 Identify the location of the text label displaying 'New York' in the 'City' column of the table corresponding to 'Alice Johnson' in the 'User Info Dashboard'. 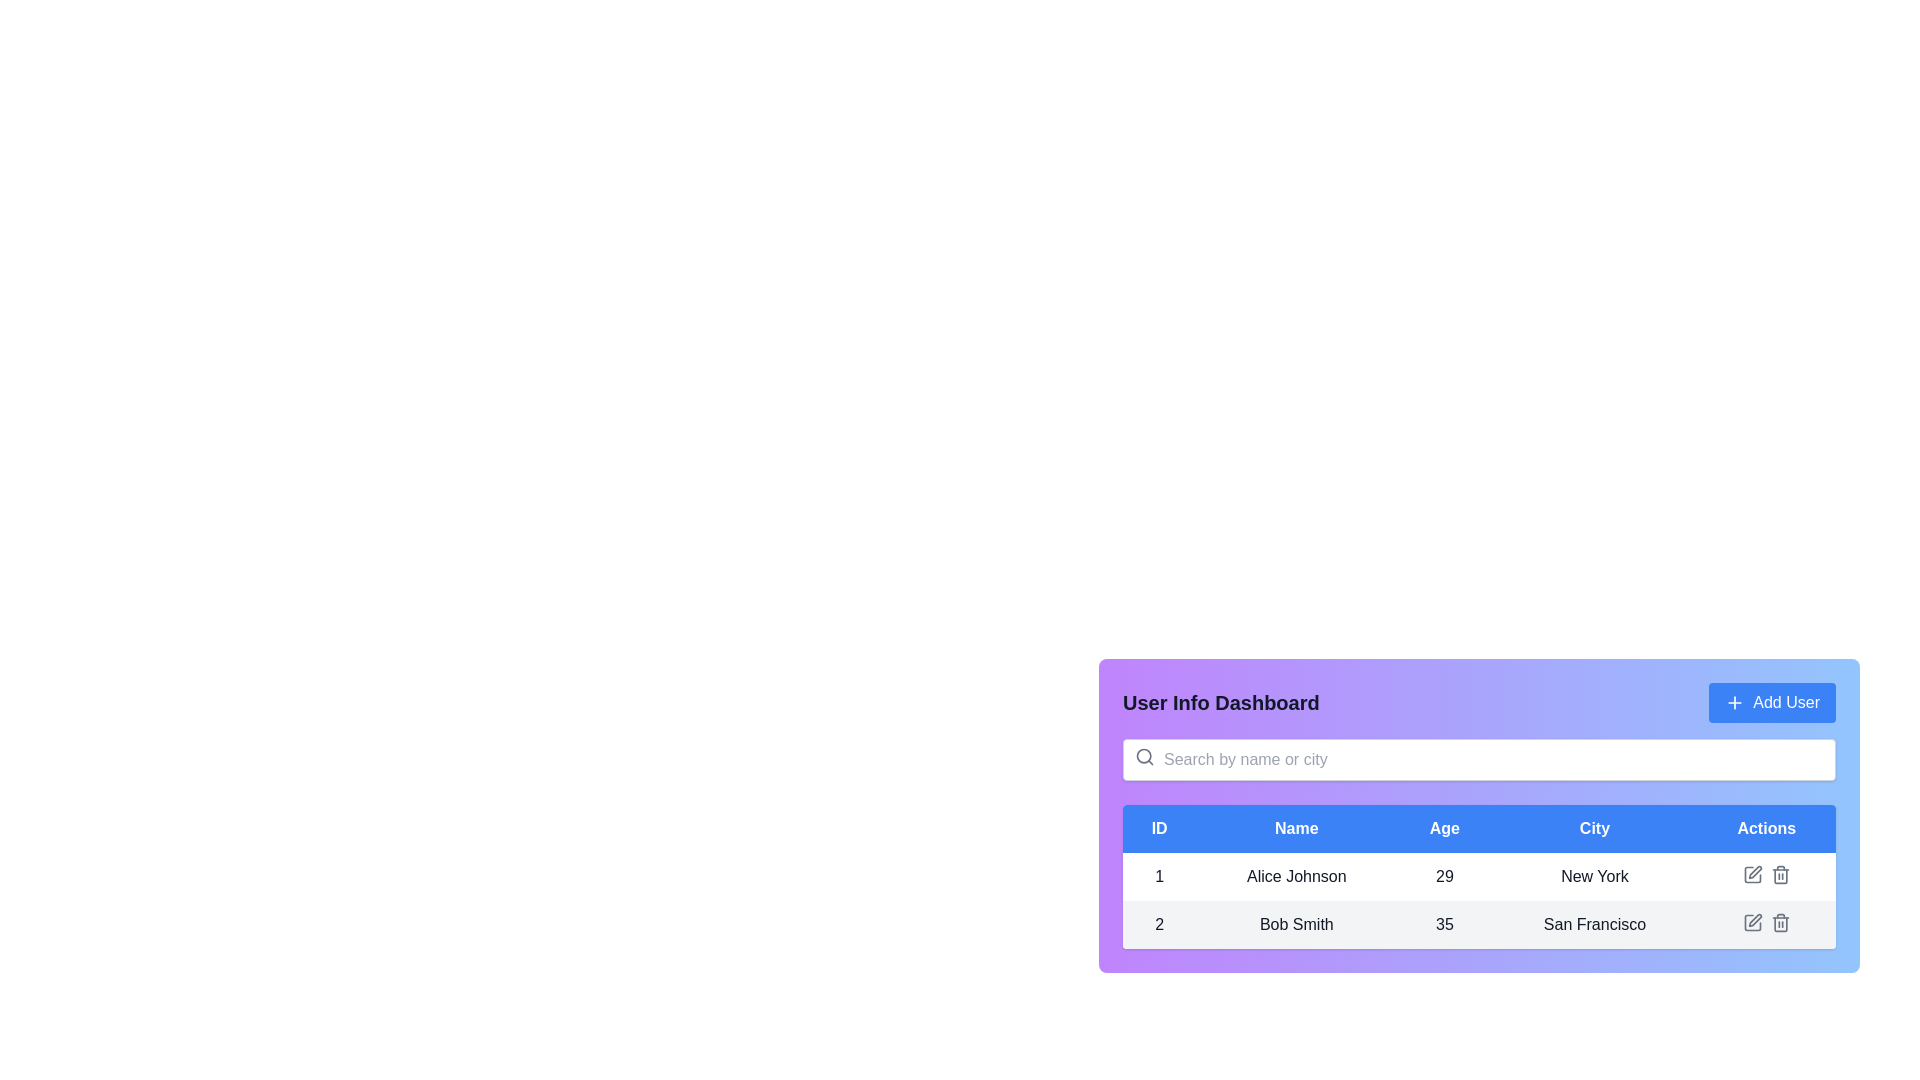
(1593, 875).